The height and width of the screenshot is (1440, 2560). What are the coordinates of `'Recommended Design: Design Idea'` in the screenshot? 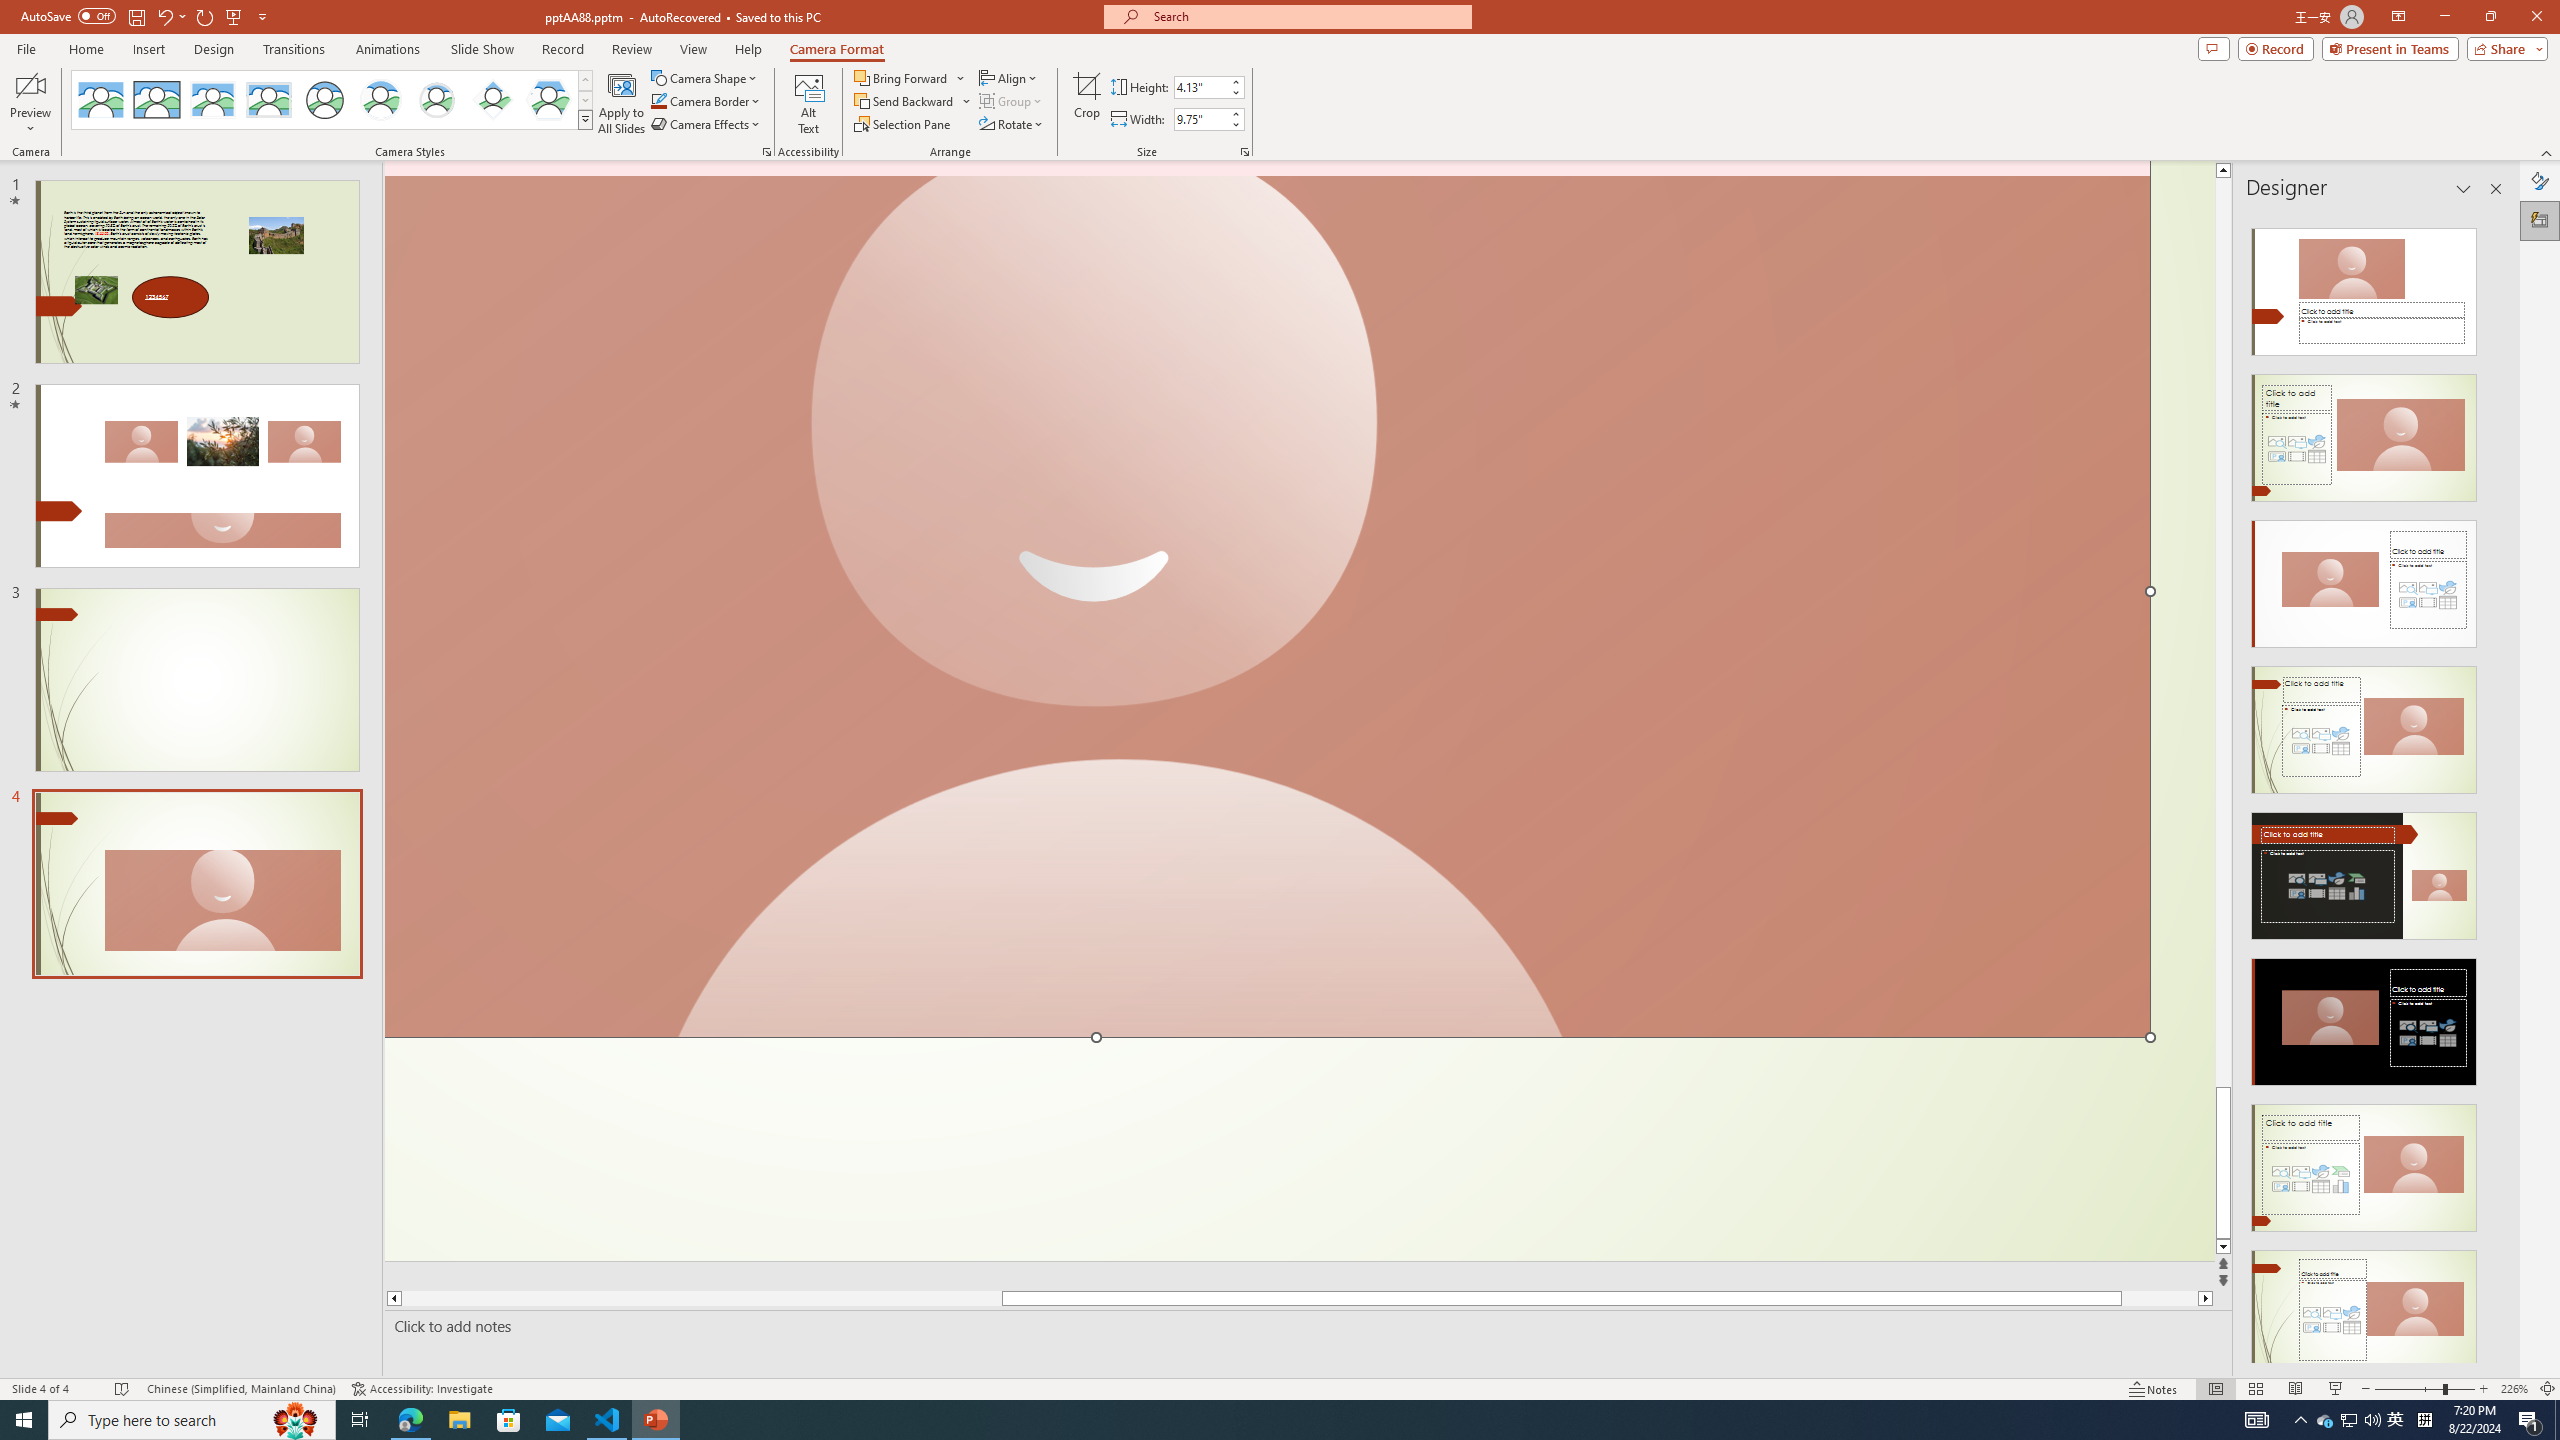 It's located at (2364, 284).